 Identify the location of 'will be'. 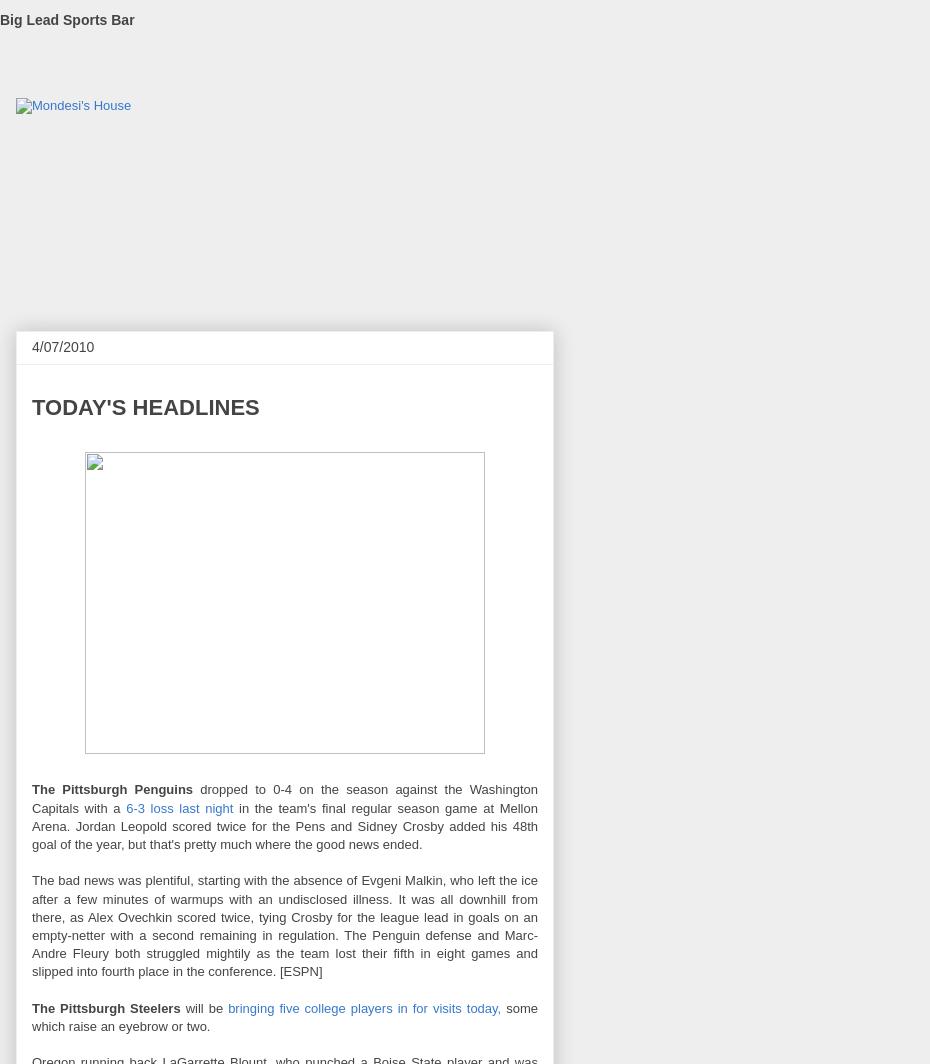
(178, 1007).